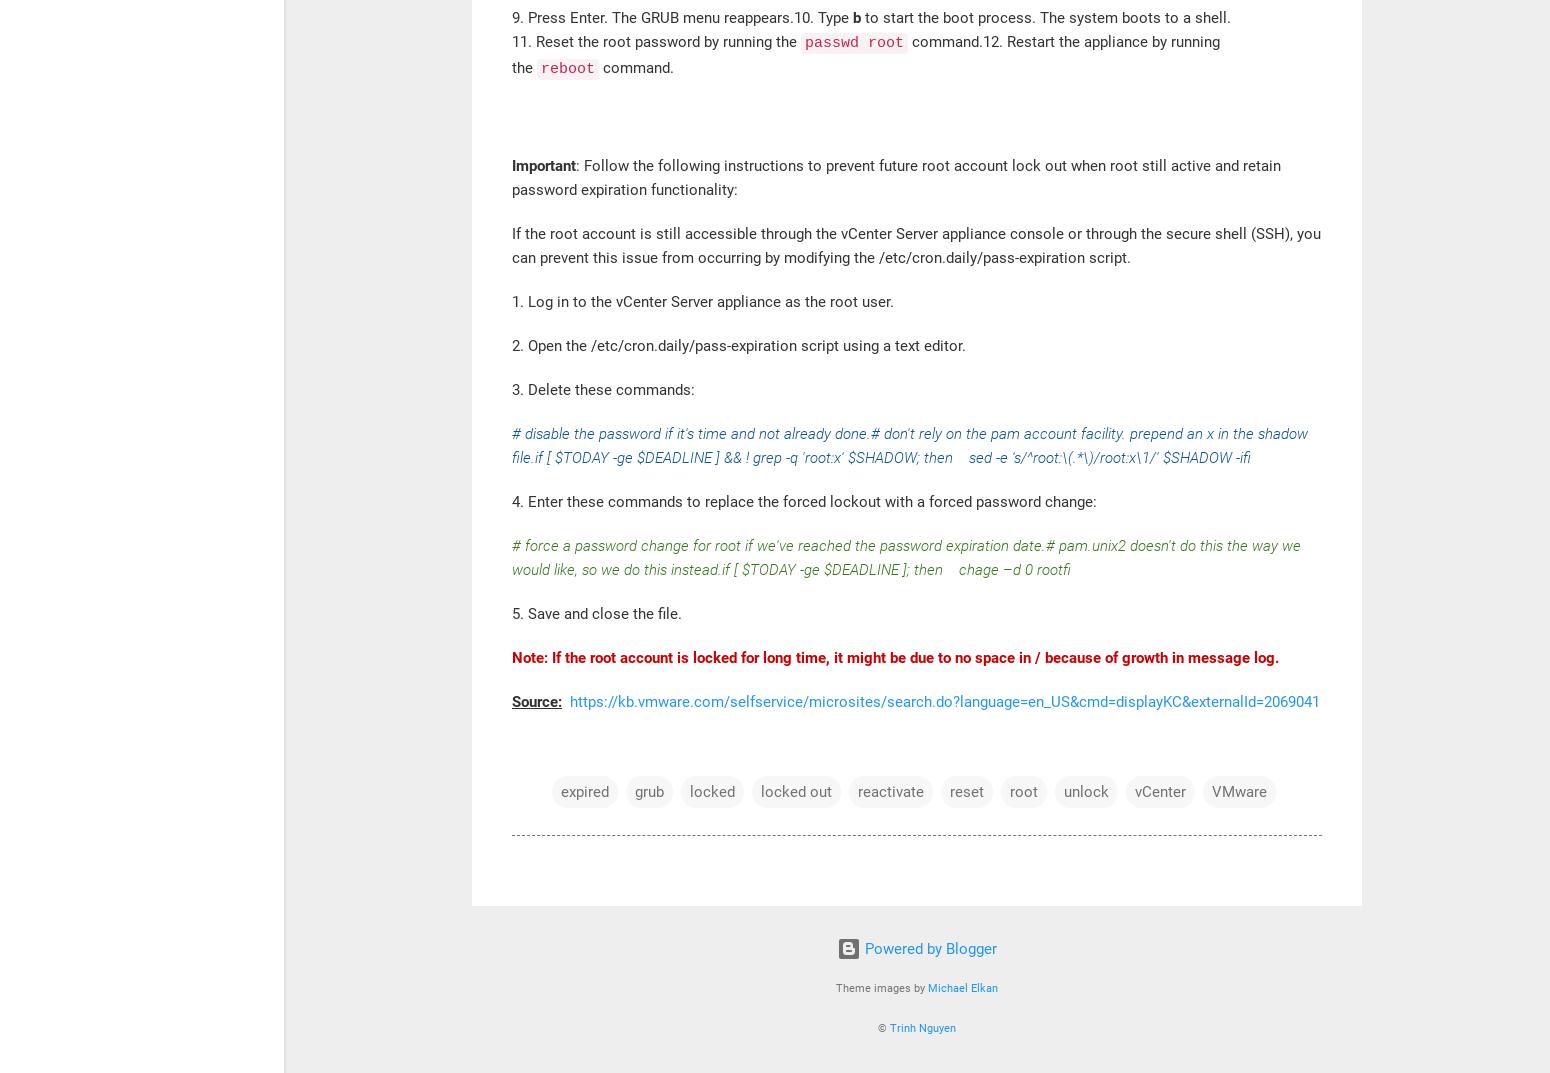 The height and width of the screenshot is (1073, 1550). Describe the element at coordinates (881, 987) in the screenshot. I see `'Theme images by'` at that location.